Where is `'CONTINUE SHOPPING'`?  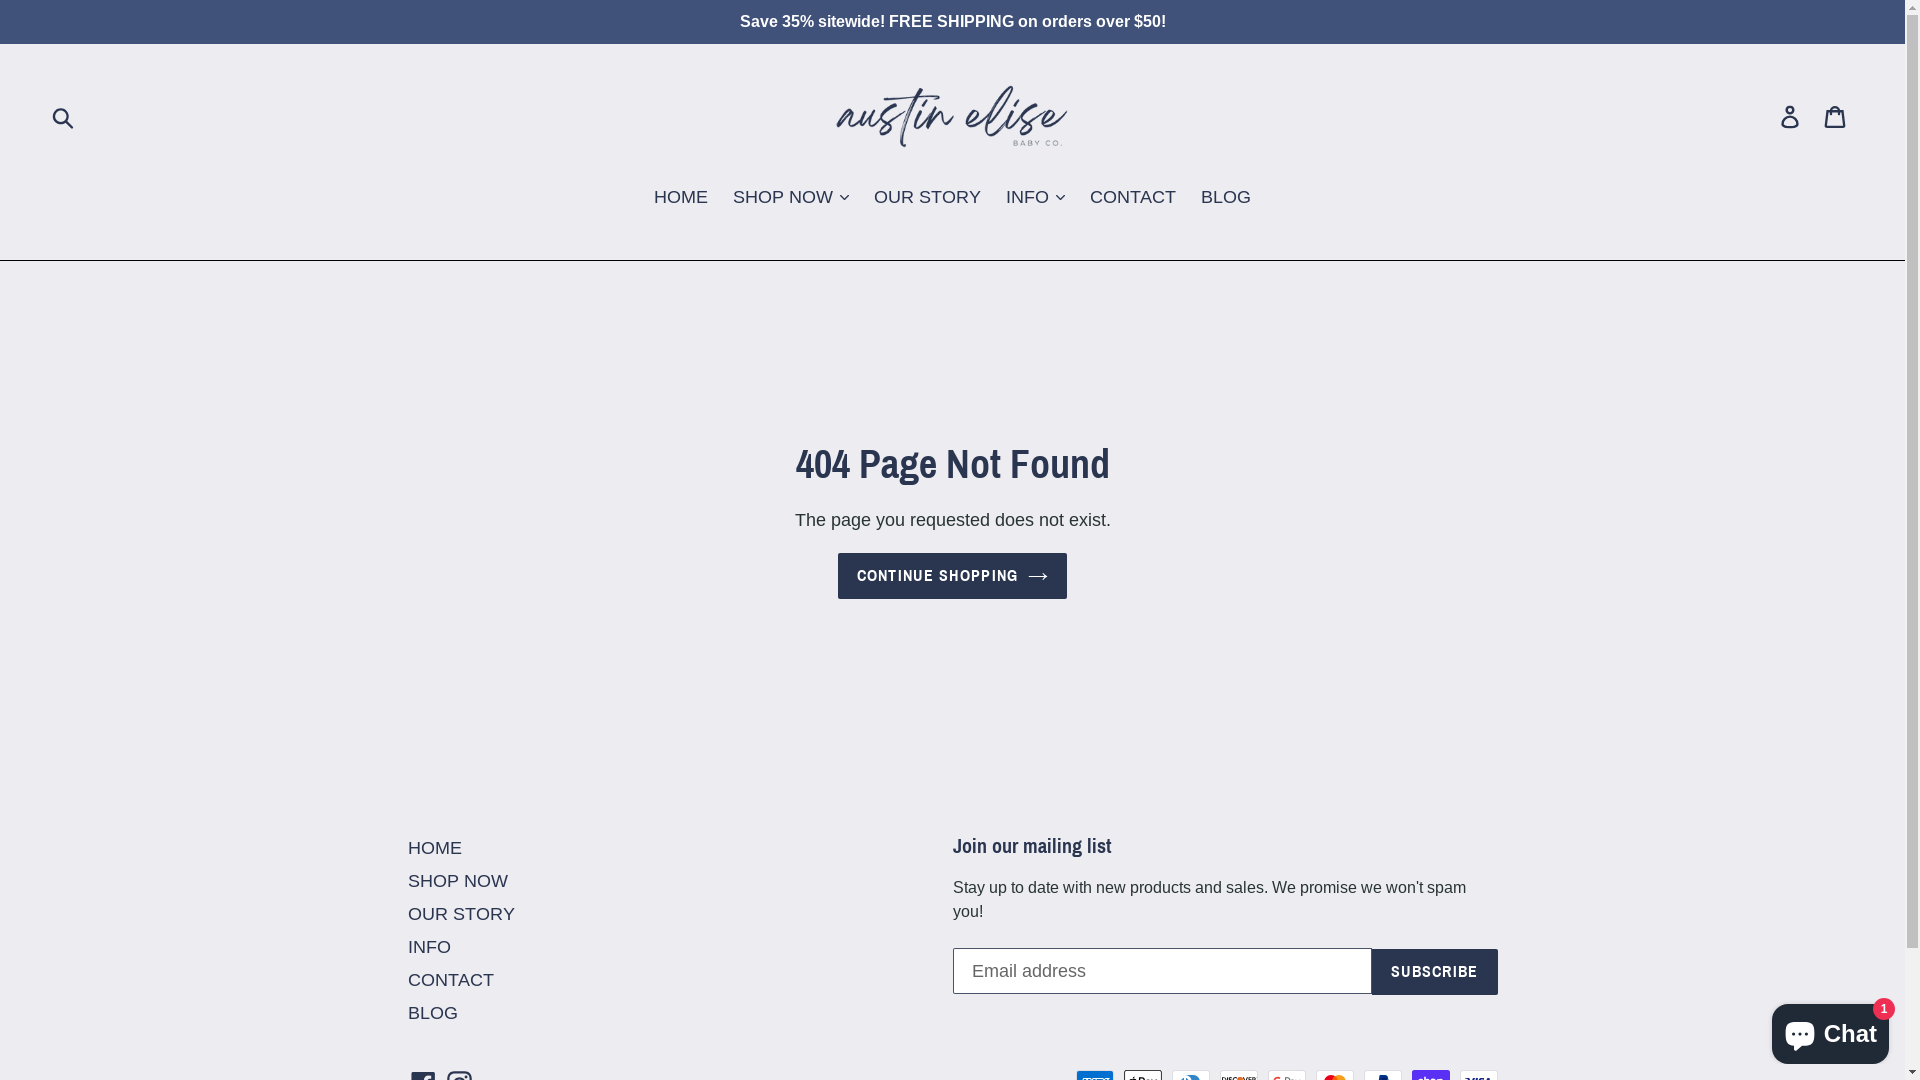 'CONTINUE SHOPPING' is located at coordinates (952, 575).